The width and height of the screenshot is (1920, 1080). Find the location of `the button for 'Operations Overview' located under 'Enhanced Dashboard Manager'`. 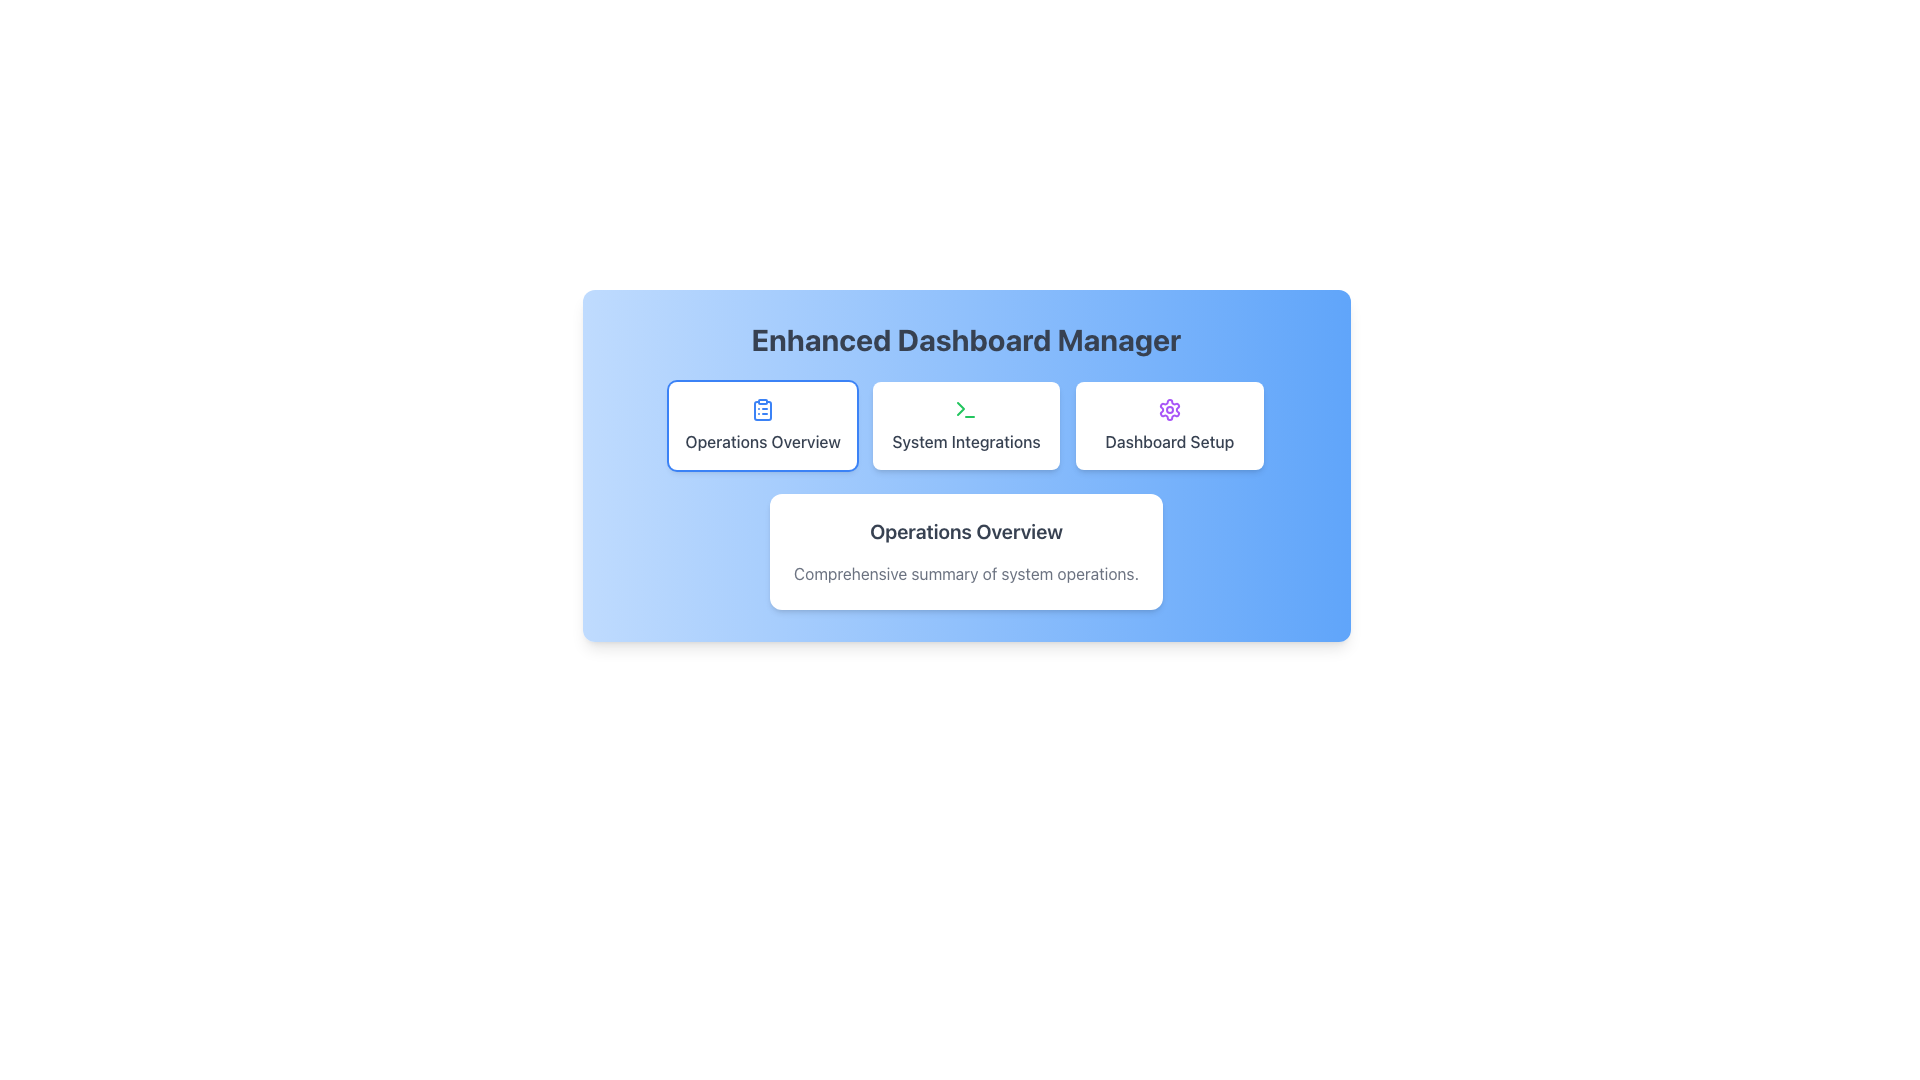

the button for 'Operations Overview' located under 'Enhanced Dashboard Manager' is located at coordinates (762, 424).